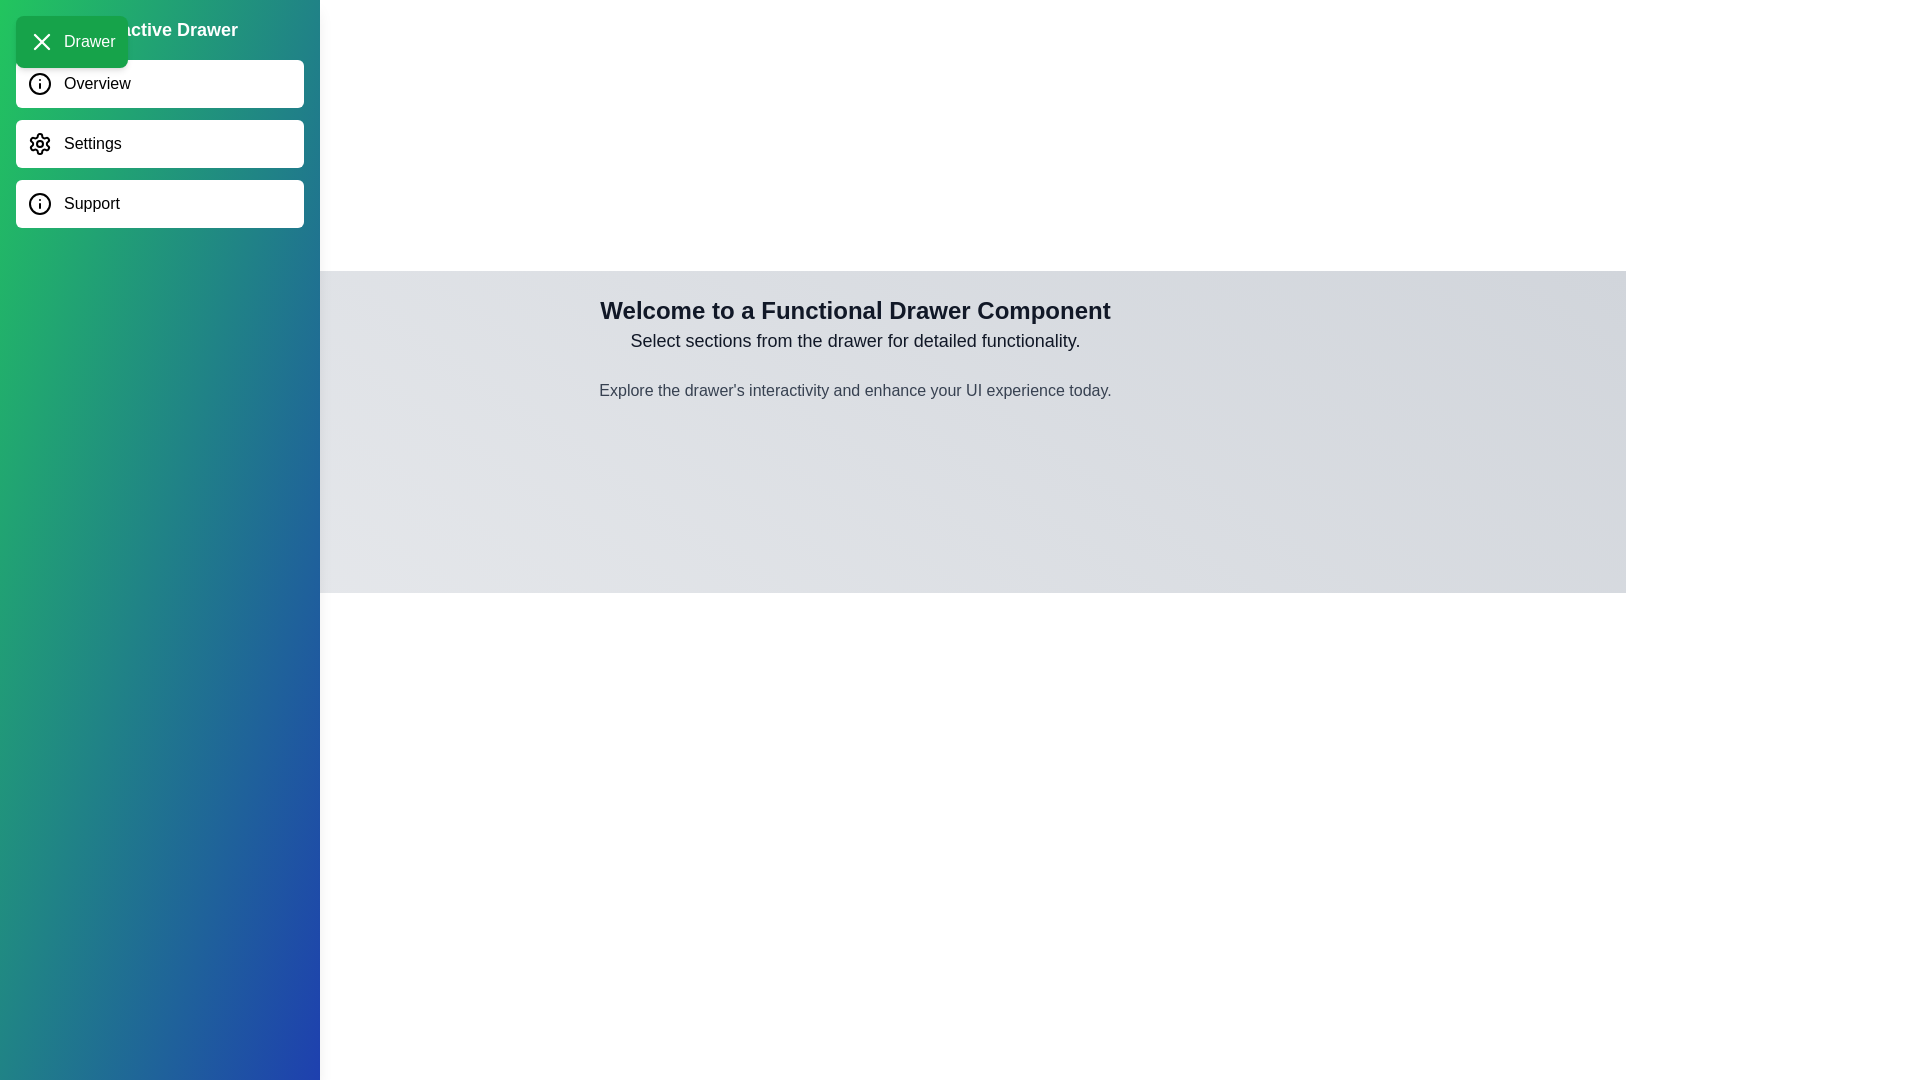  What do you see at coordinates (158, 204) in the screenshot?
I see `the menu item Support in the drawer` at bounding box center [158, 204].